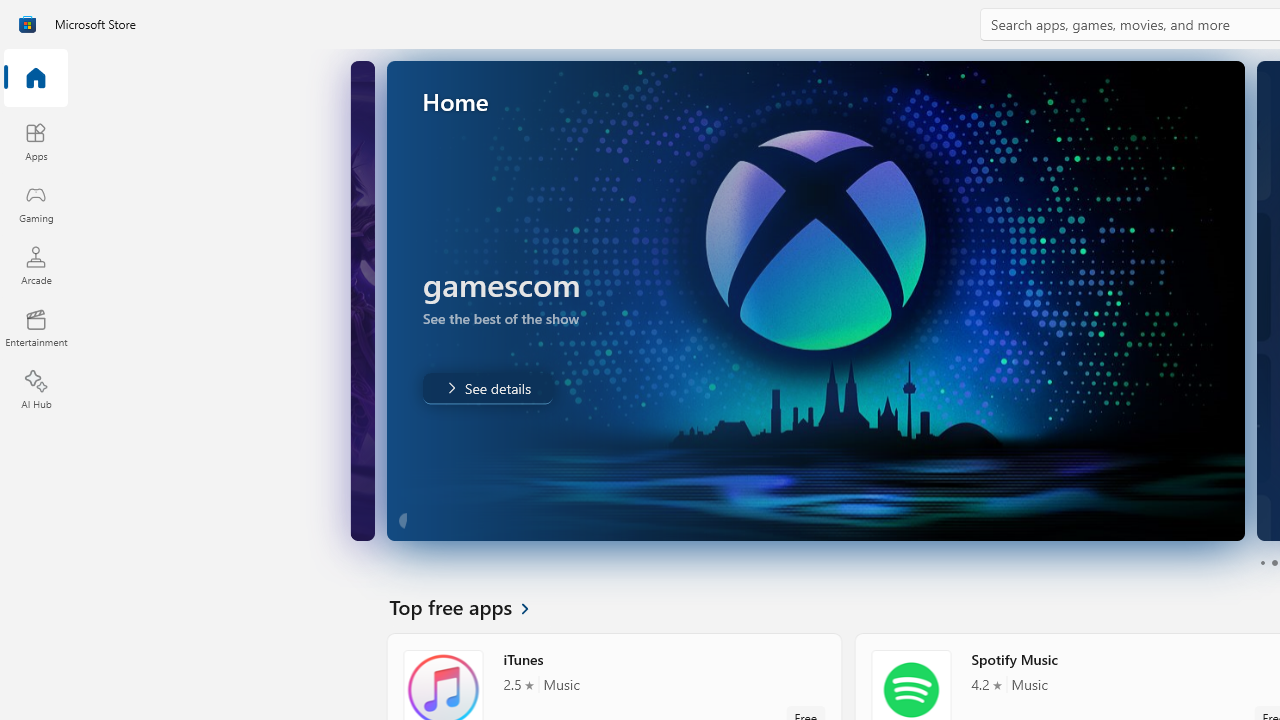  I want to click on 'See all  Top free apps', so click(470, 605).